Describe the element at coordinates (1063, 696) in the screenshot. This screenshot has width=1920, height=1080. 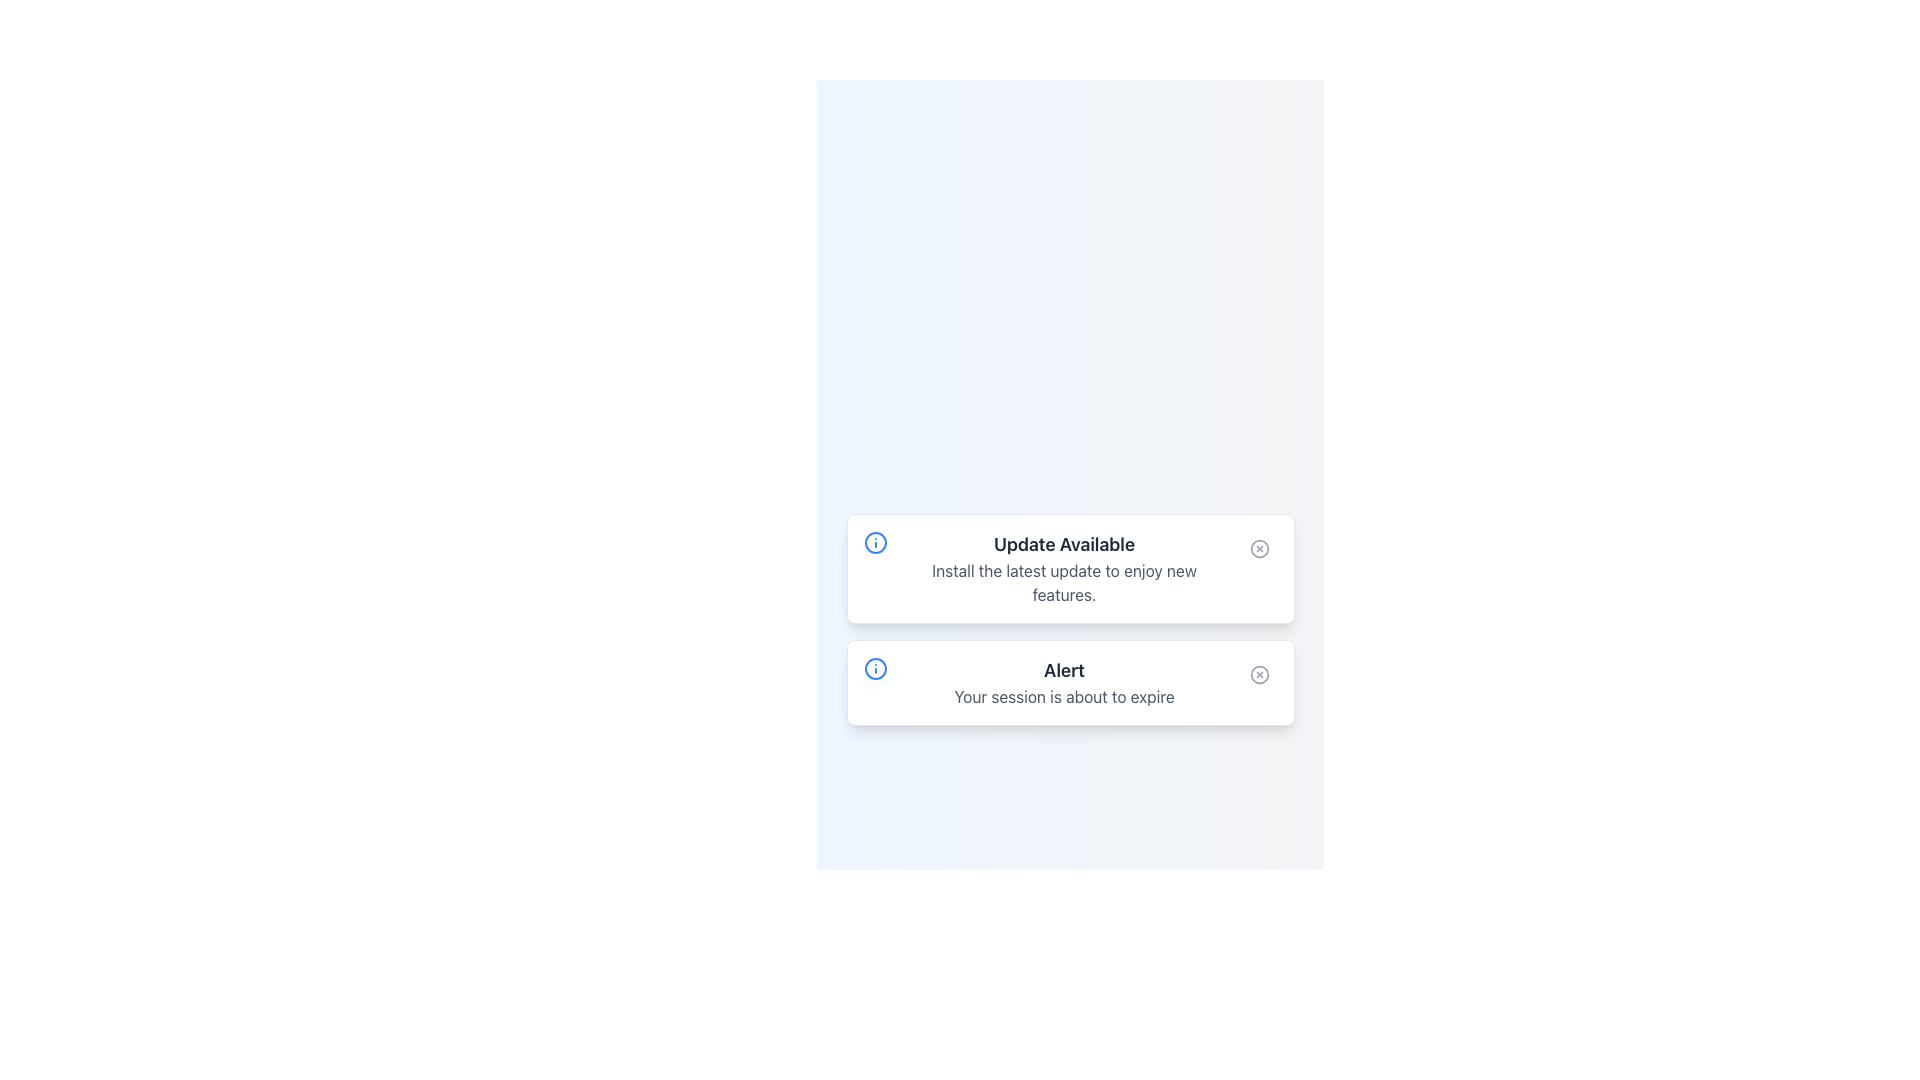
I see `the static text element that informs the user about an imminent session expiration, located in the lower notification box beneath the 'Alert' title` at that location.